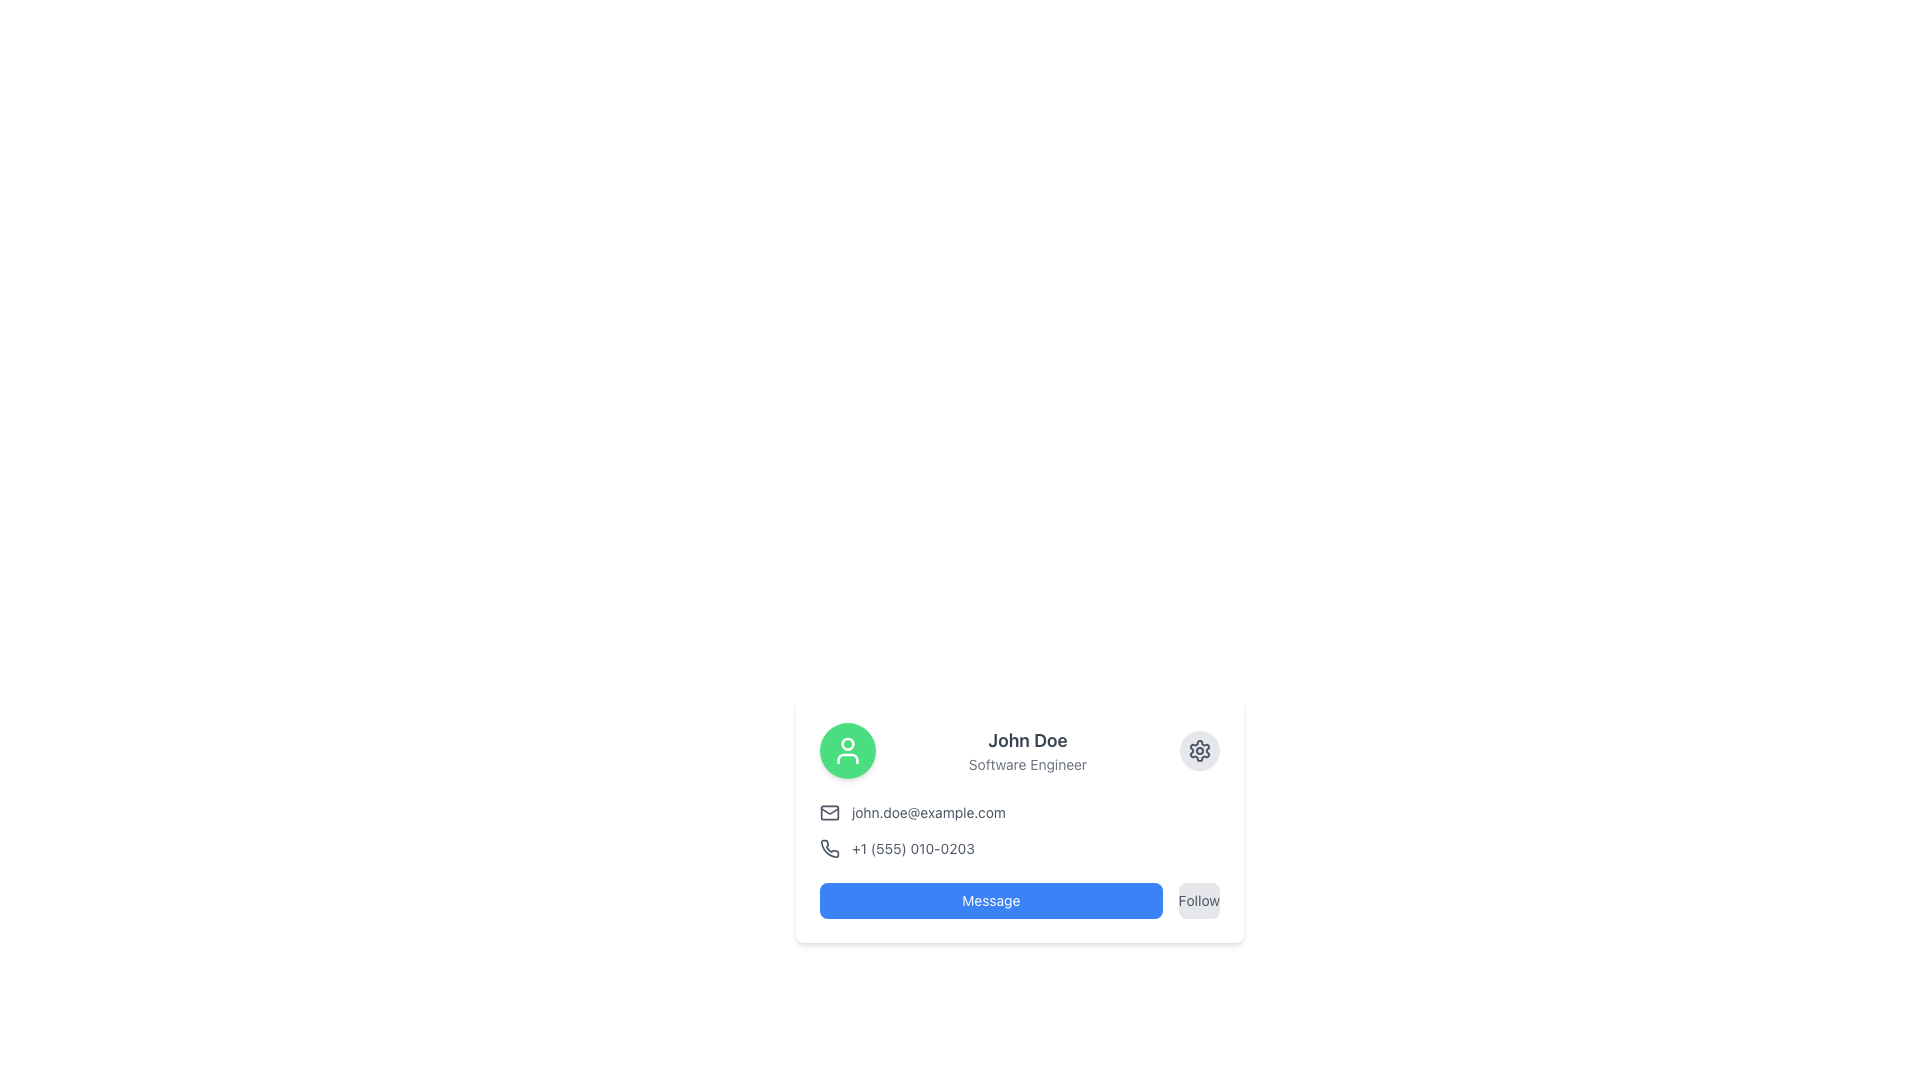  I want to click on the gear icon representing settings, located in the upper-right corner of the user card section, so click(1200, 751).